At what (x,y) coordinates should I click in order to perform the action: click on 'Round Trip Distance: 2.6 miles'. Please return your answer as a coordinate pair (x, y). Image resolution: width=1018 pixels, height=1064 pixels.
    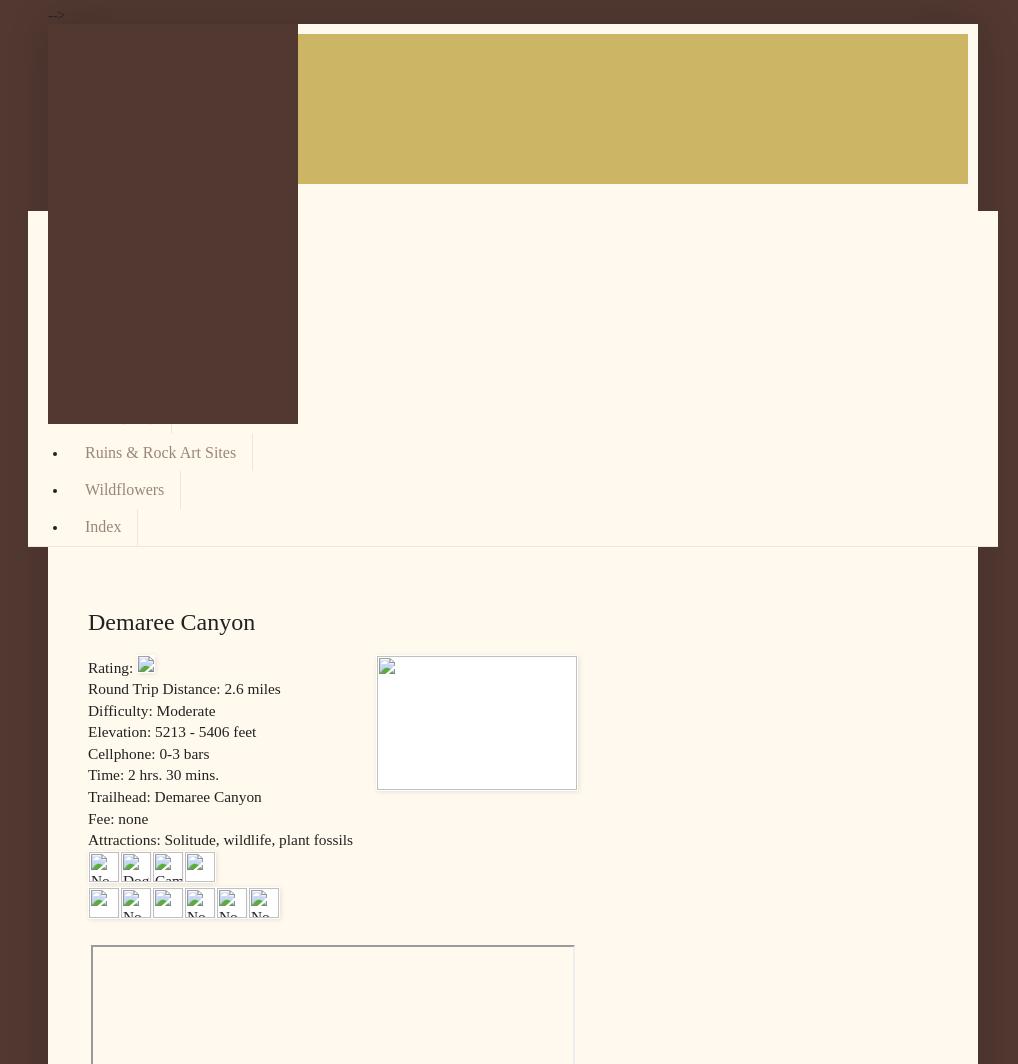
    Looking at the image, I should click on (183, 688).